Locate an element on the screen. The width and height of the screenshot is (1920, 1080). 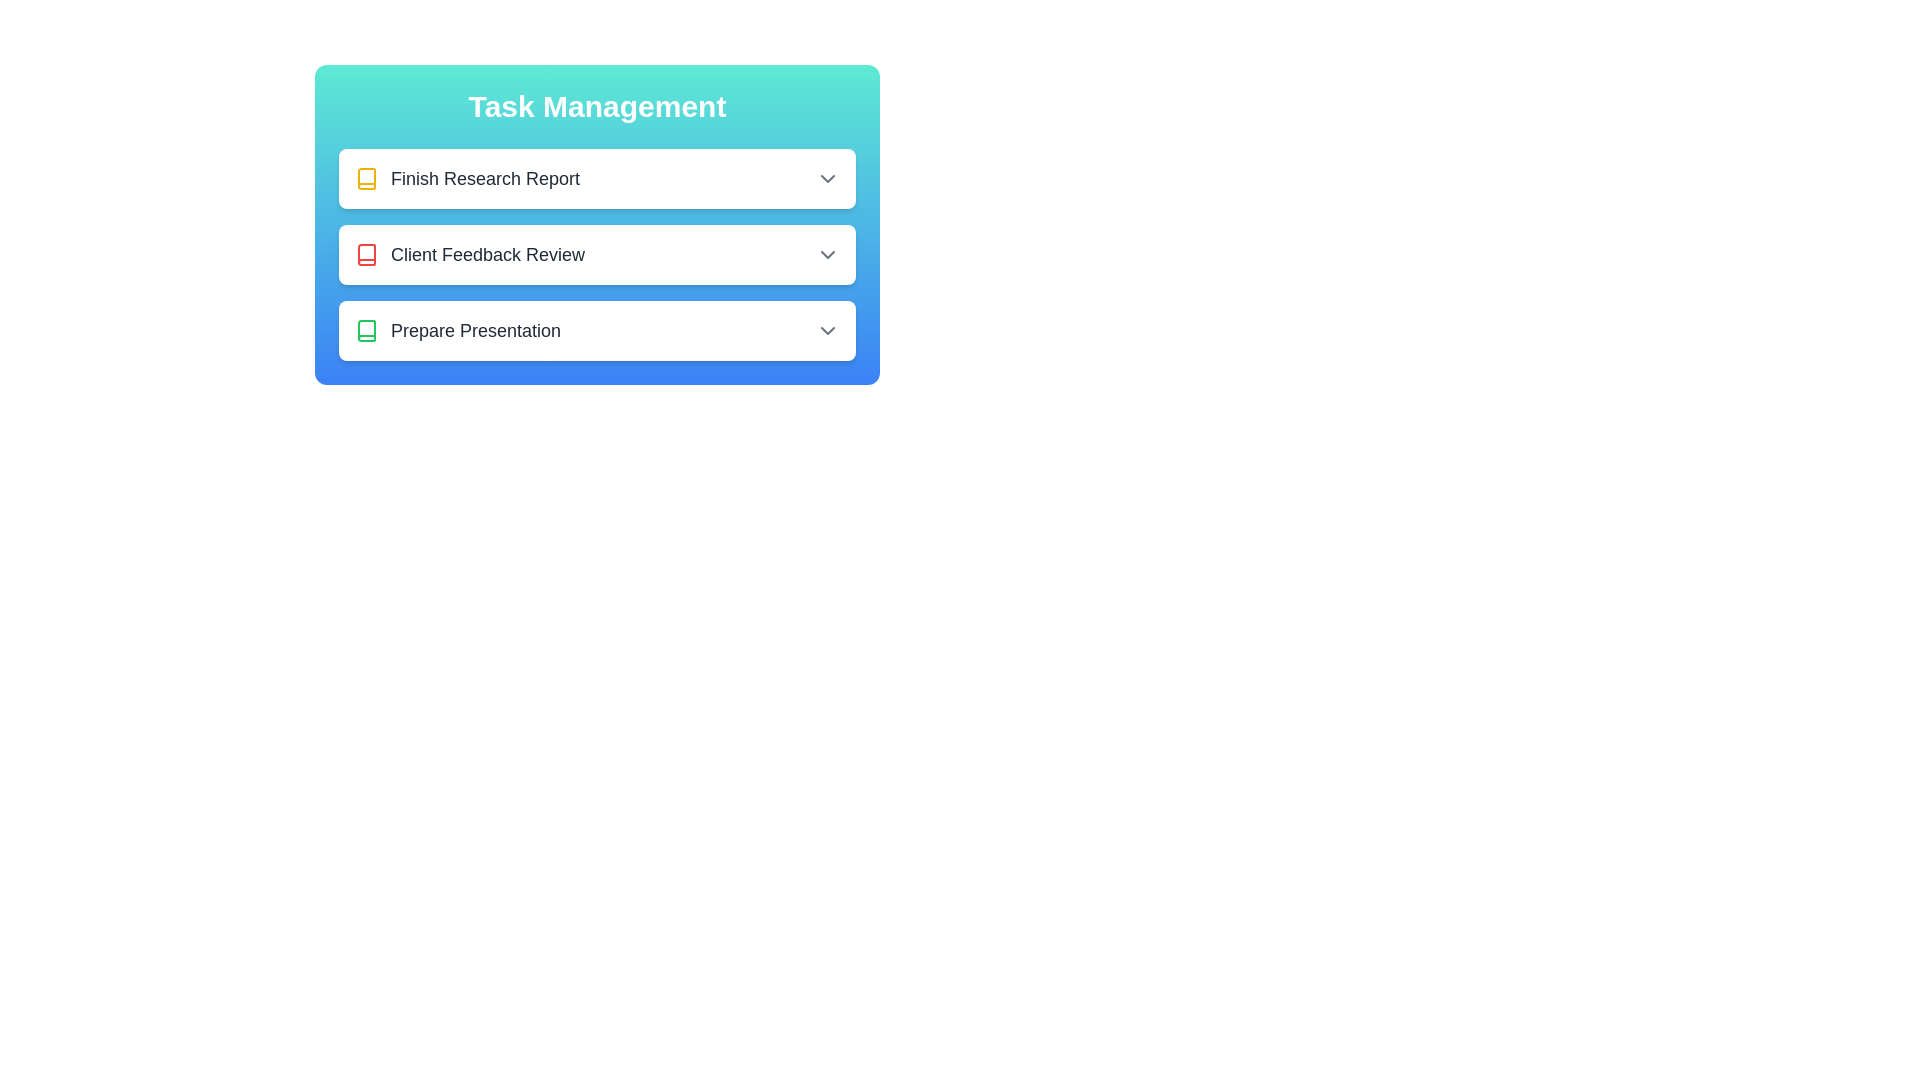
the status icon for the task Finish Research Report is located at coordinates (366, 177).